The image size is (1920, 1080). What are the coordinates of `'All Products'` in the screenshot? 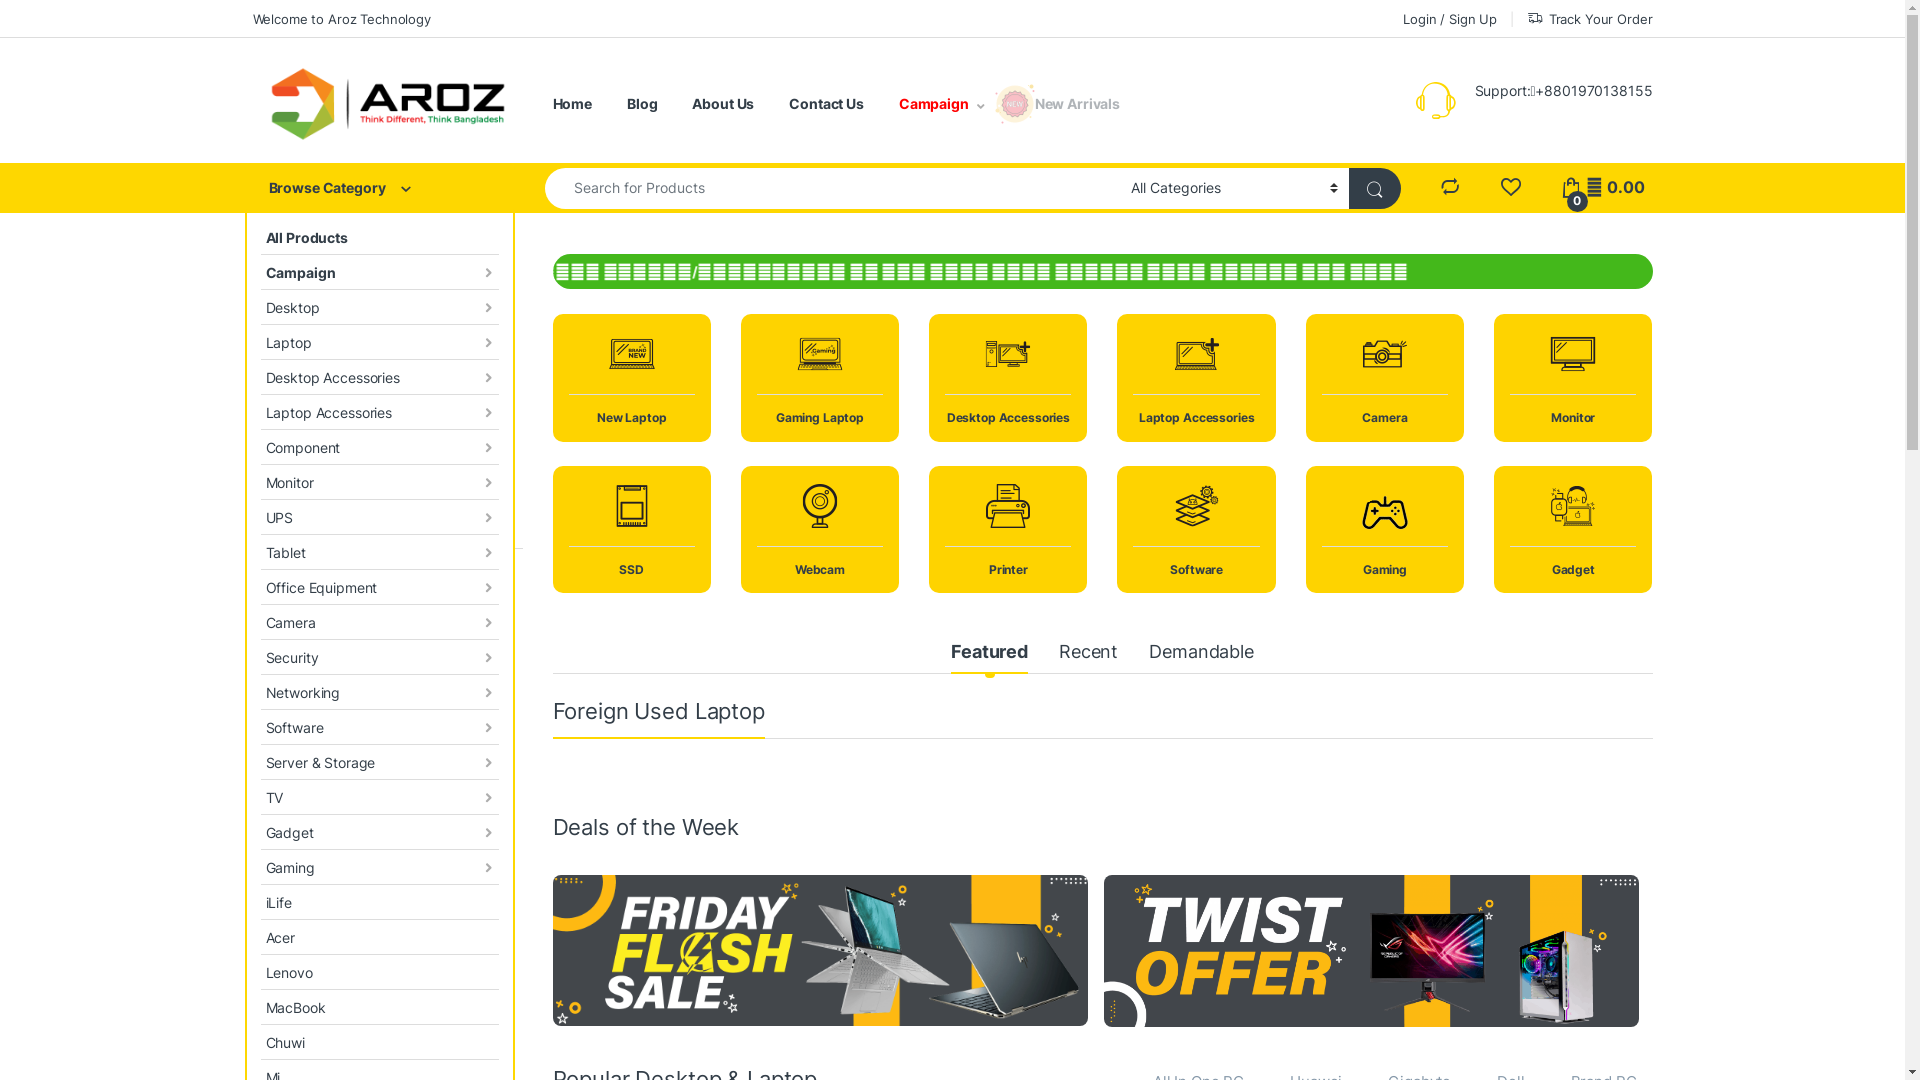 It's located at (258, 236).